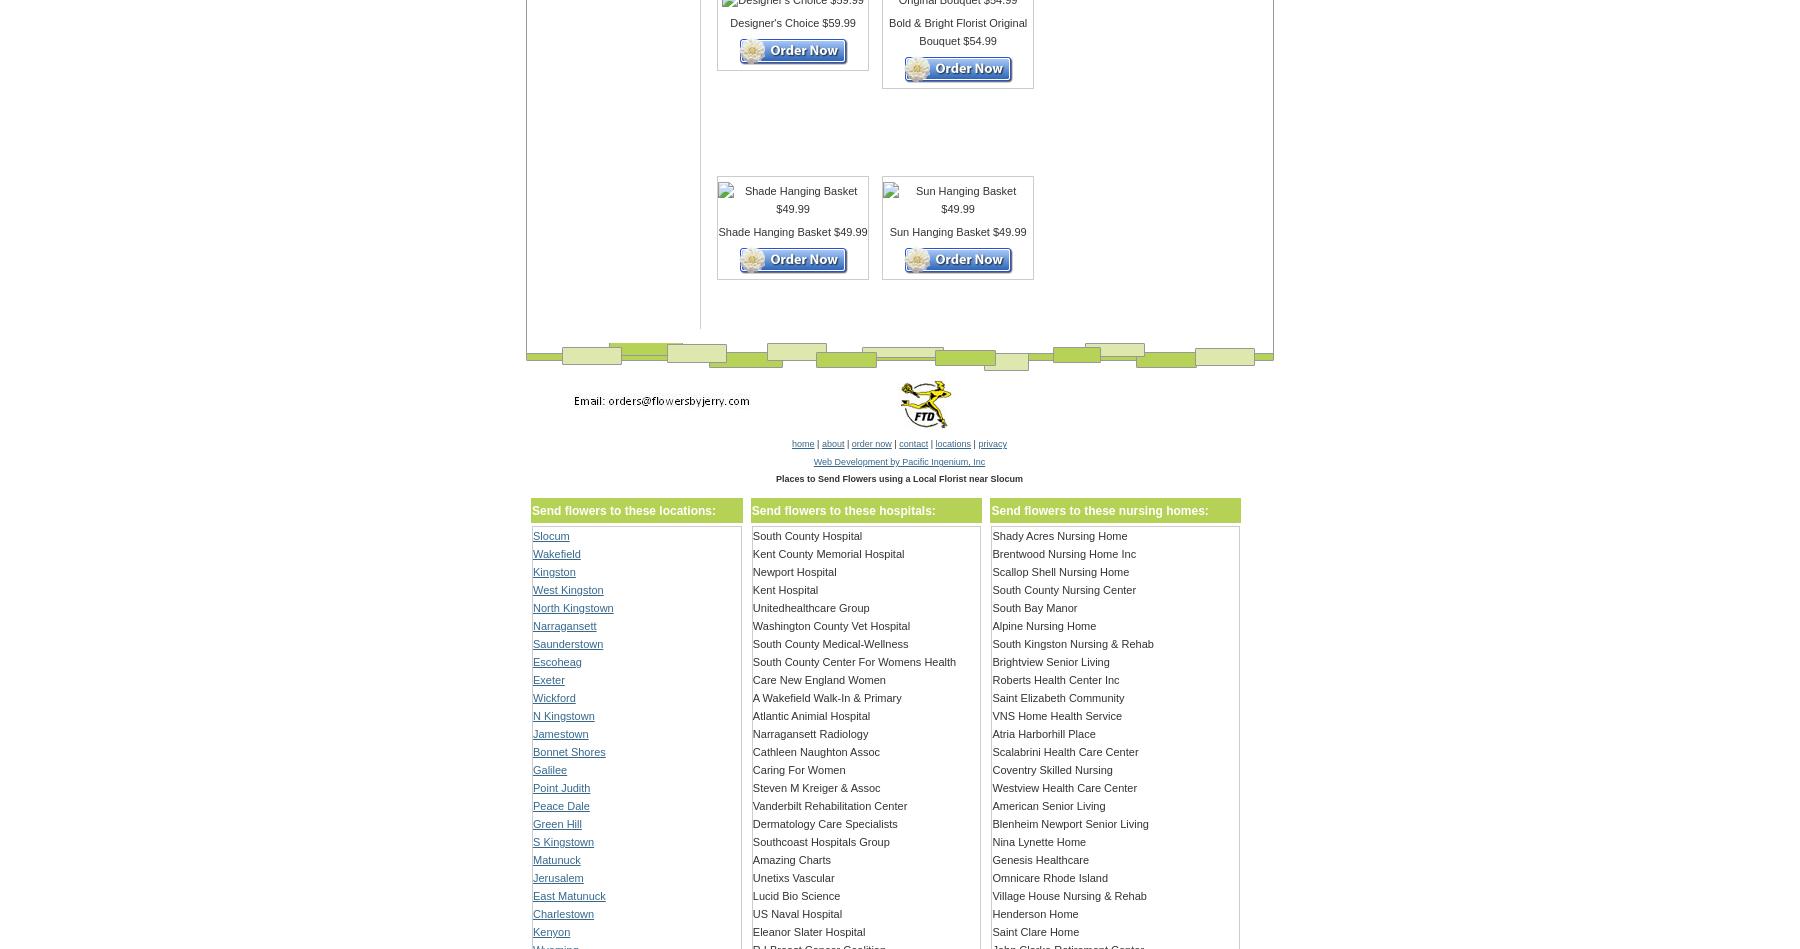  I want to click on 'Wickford', so click(553, 697).